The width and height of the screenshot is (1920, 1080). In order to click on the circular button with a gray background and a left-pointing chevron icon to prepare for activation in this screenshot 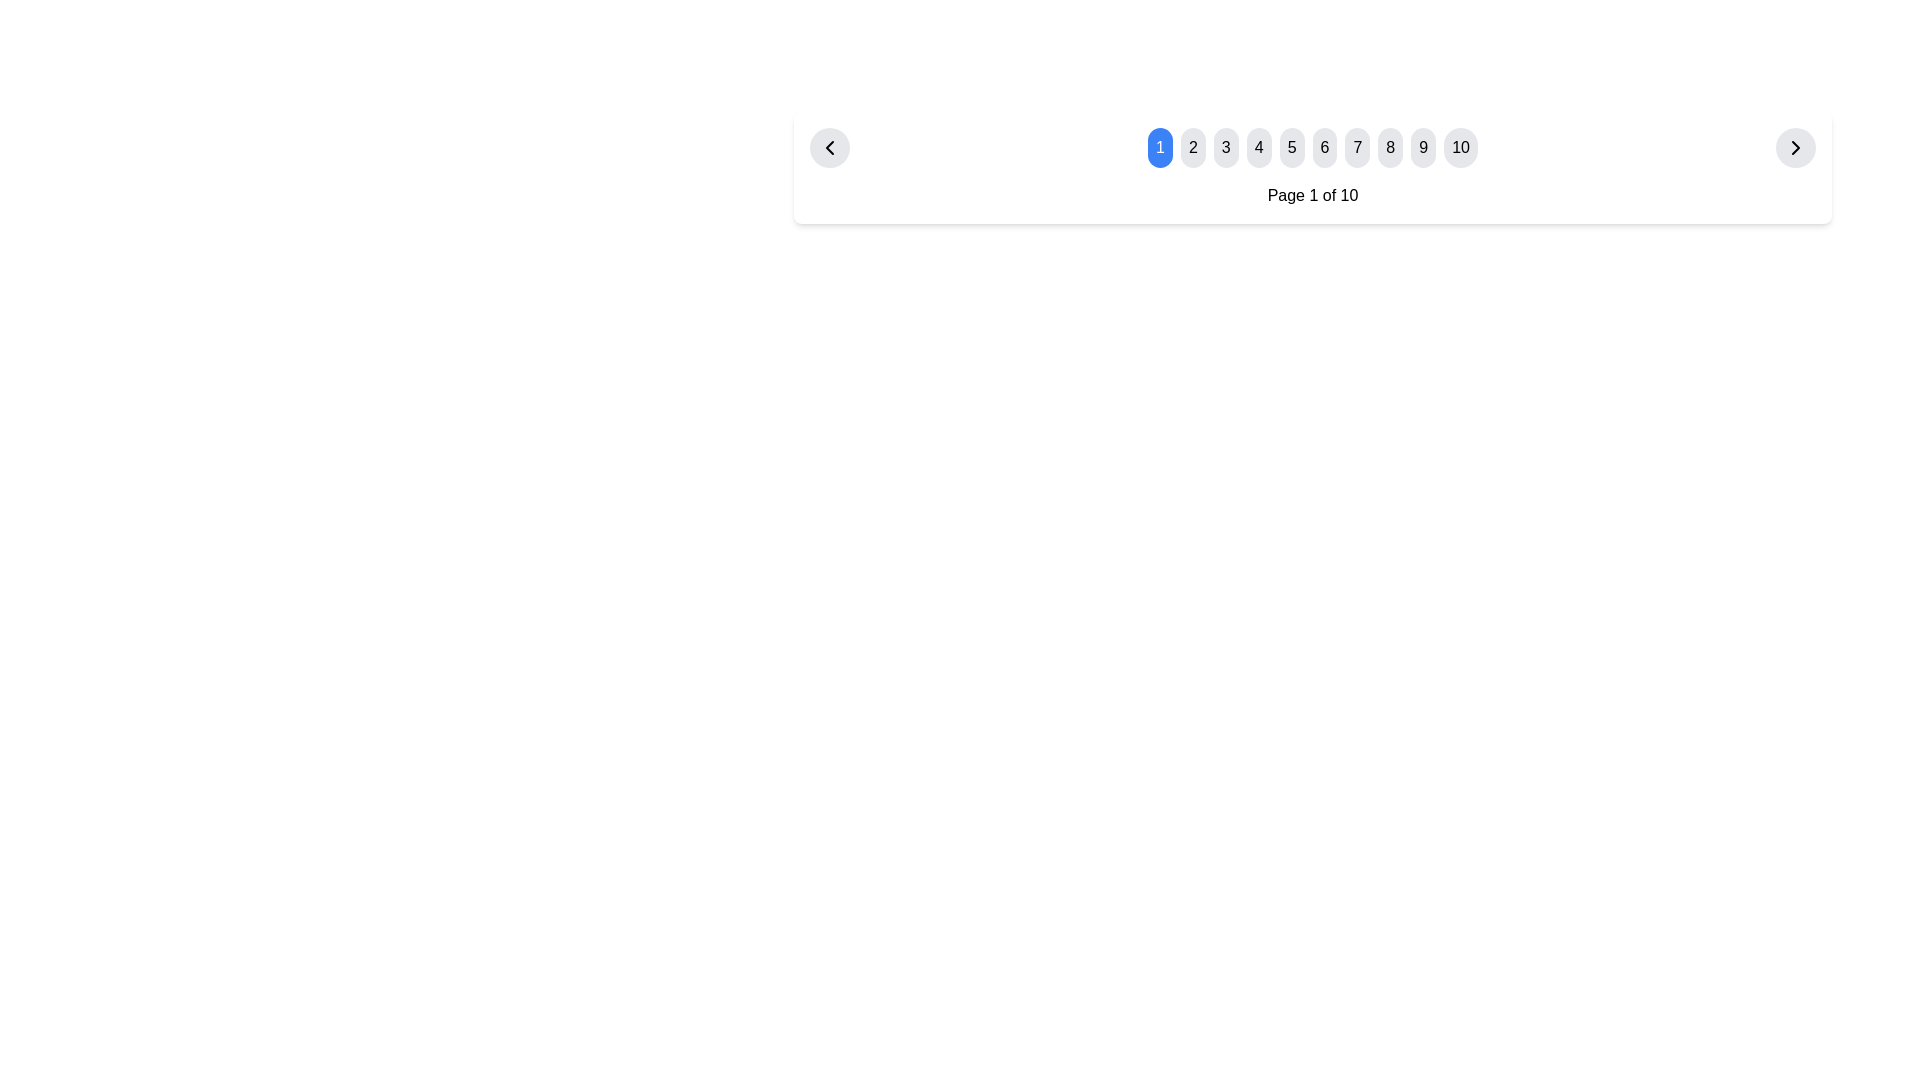, I will do `click(830, 146)`.